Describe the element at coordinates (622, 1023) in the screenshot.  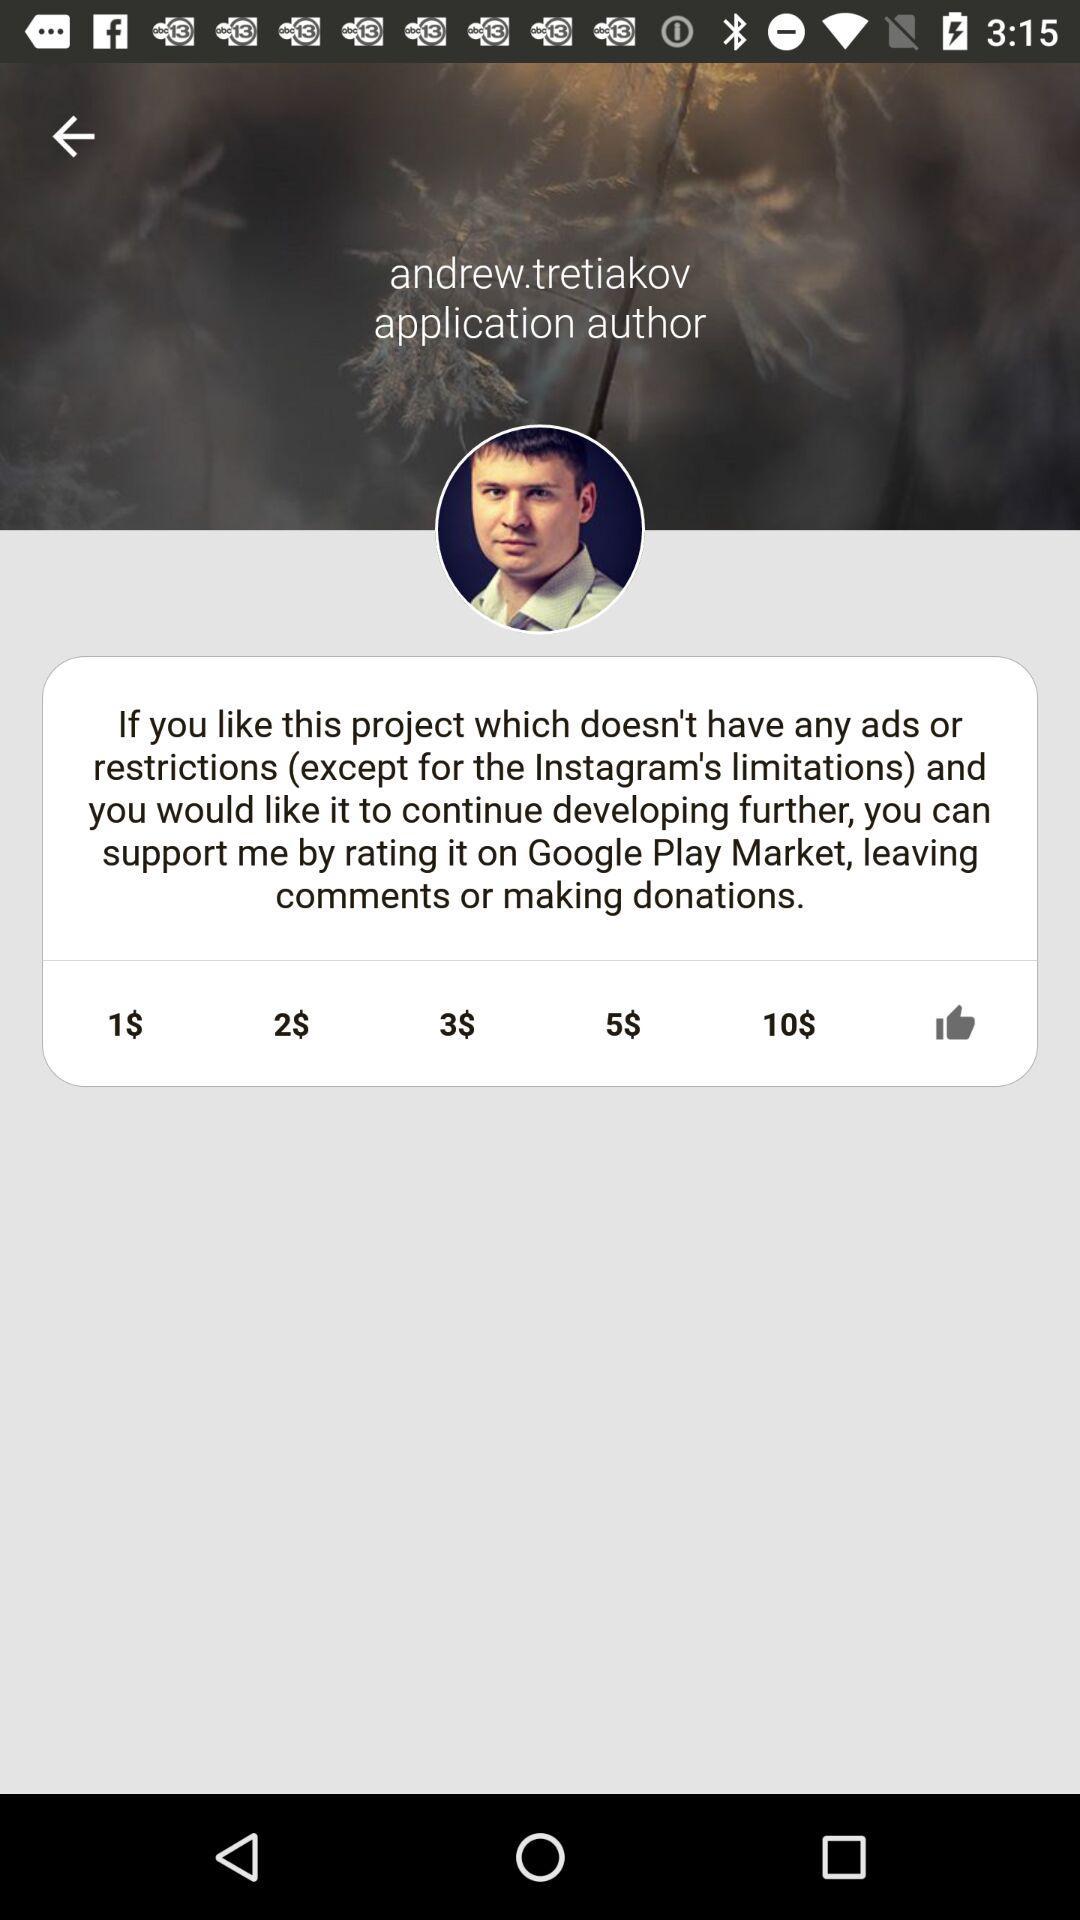
I see `the 5$ item` at that location.